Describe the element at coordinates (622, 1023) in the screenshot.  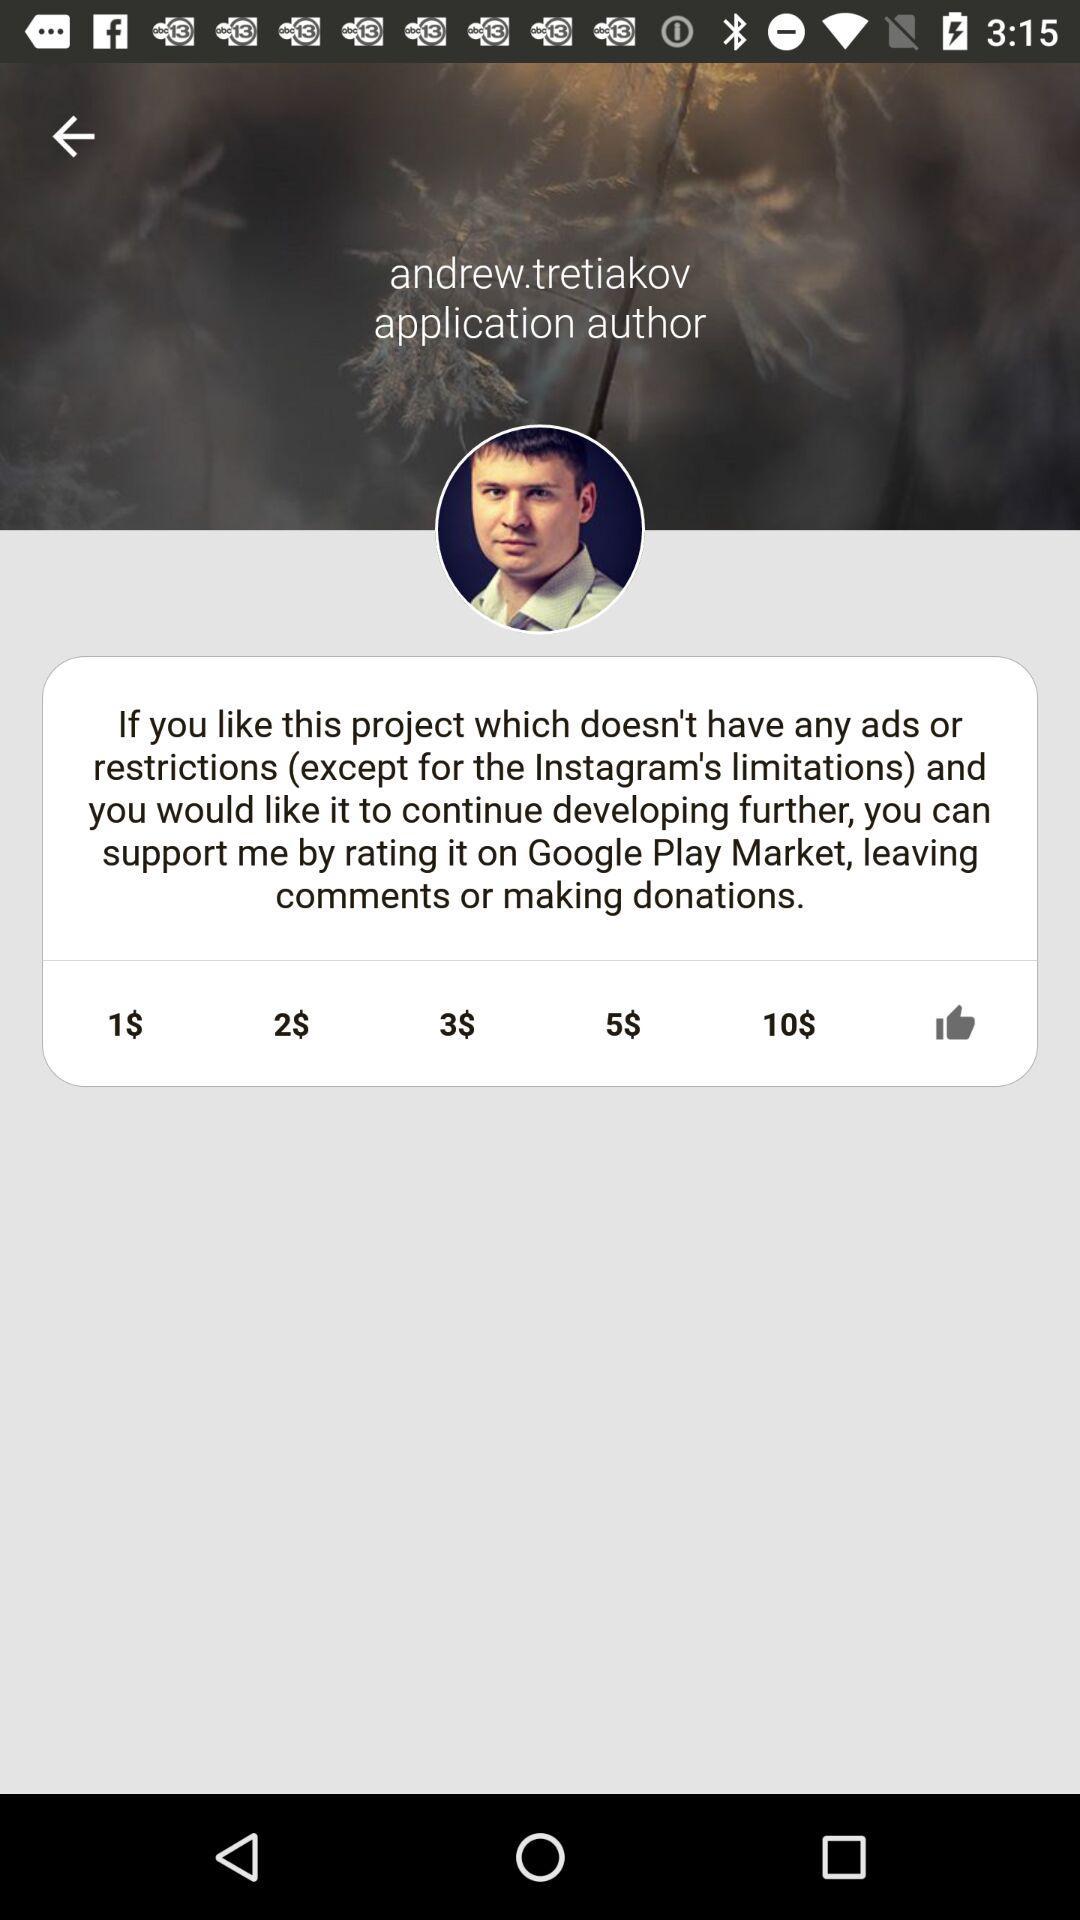
I see `the 5$ item` at that location.